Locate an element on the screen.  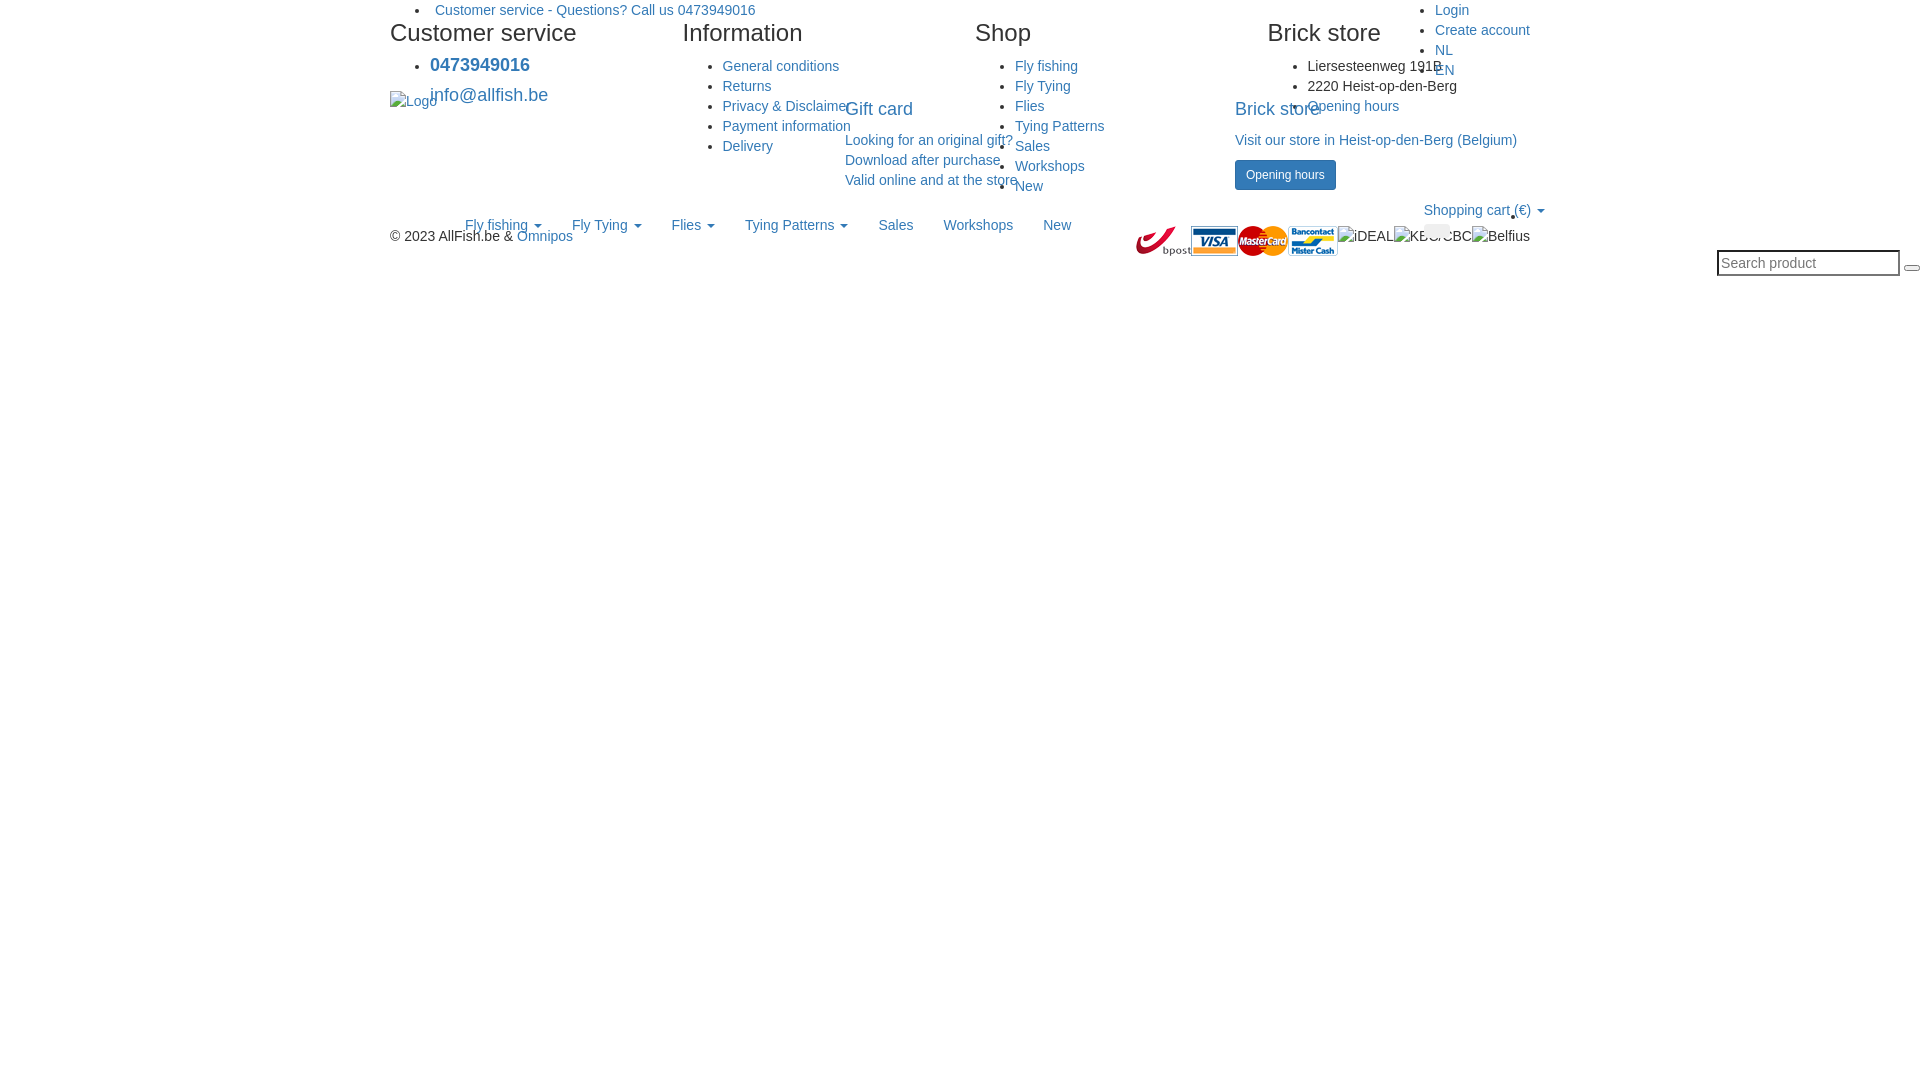
'EN' is located at coordinates (1444, 68).